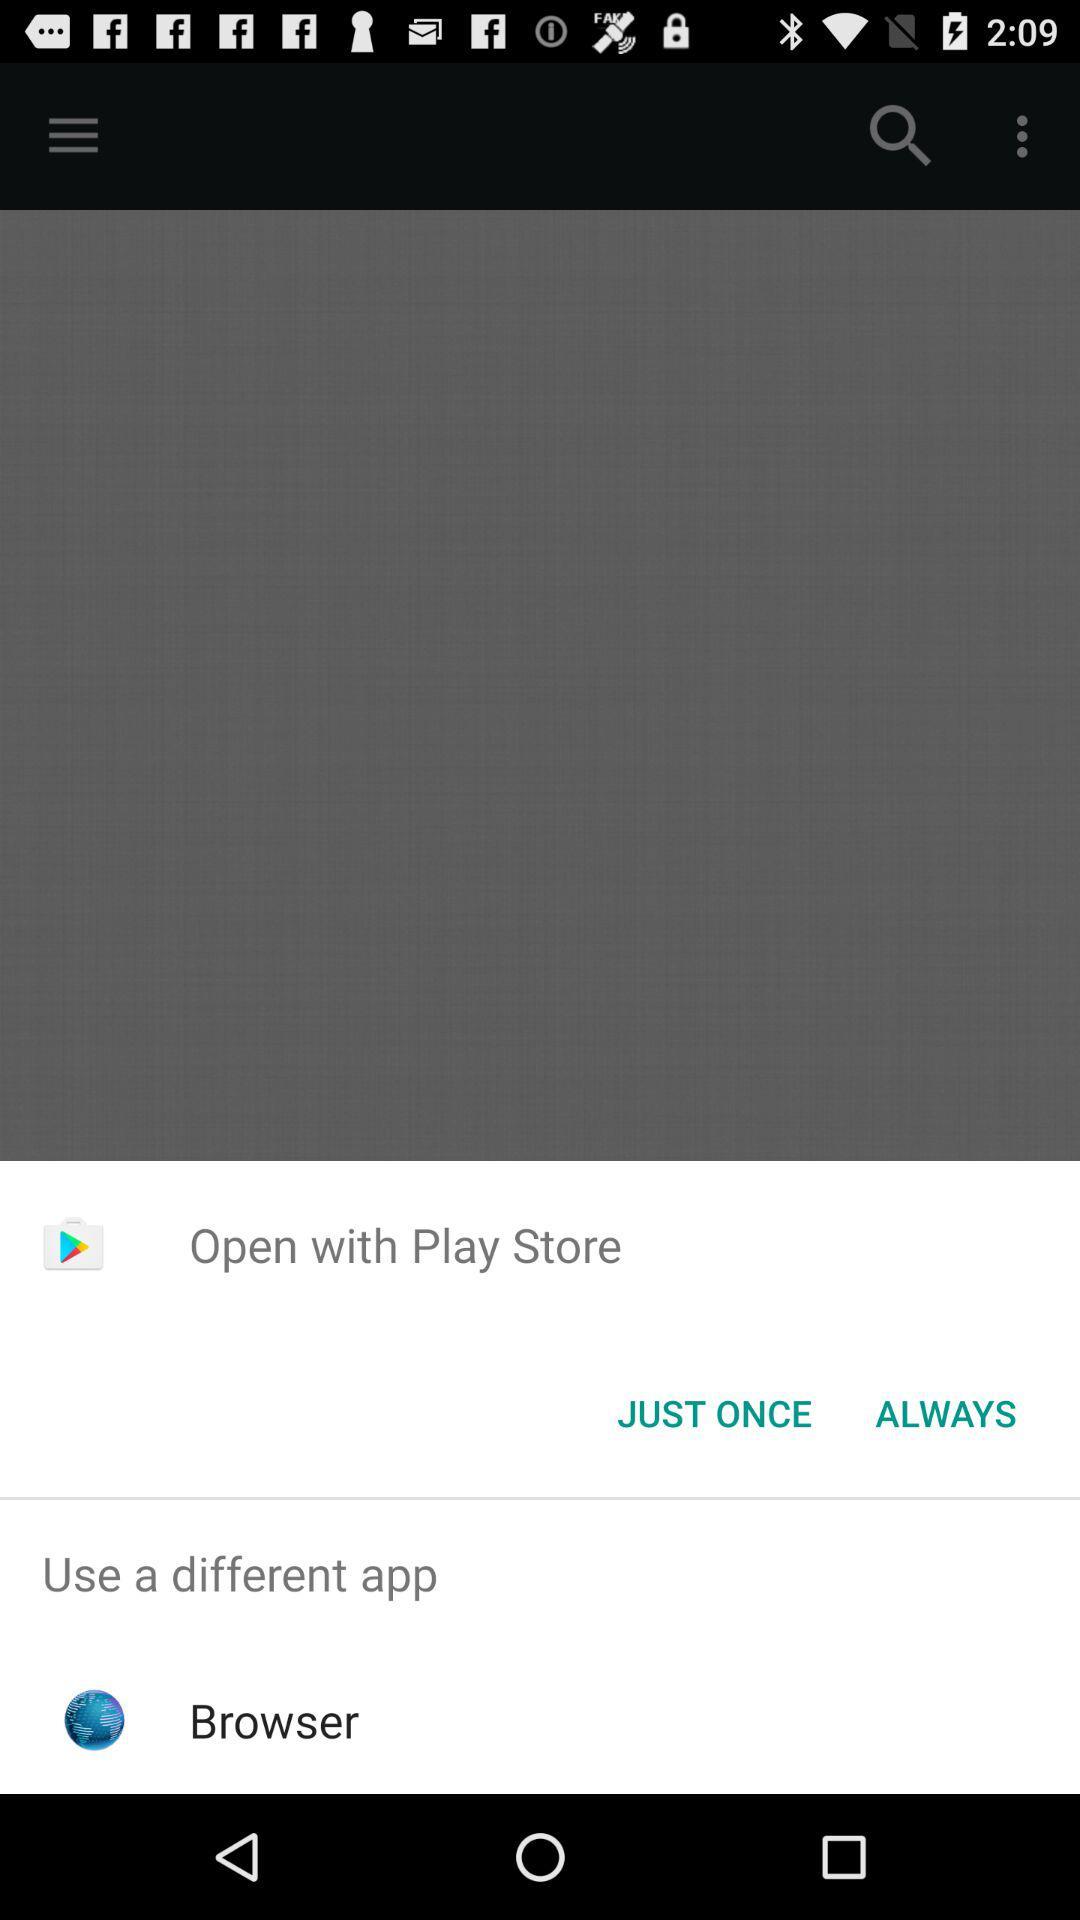 The width and height of the screenshot is (1080, 1920). I want to click on the app below the open with play icon, so click(945, 1411).